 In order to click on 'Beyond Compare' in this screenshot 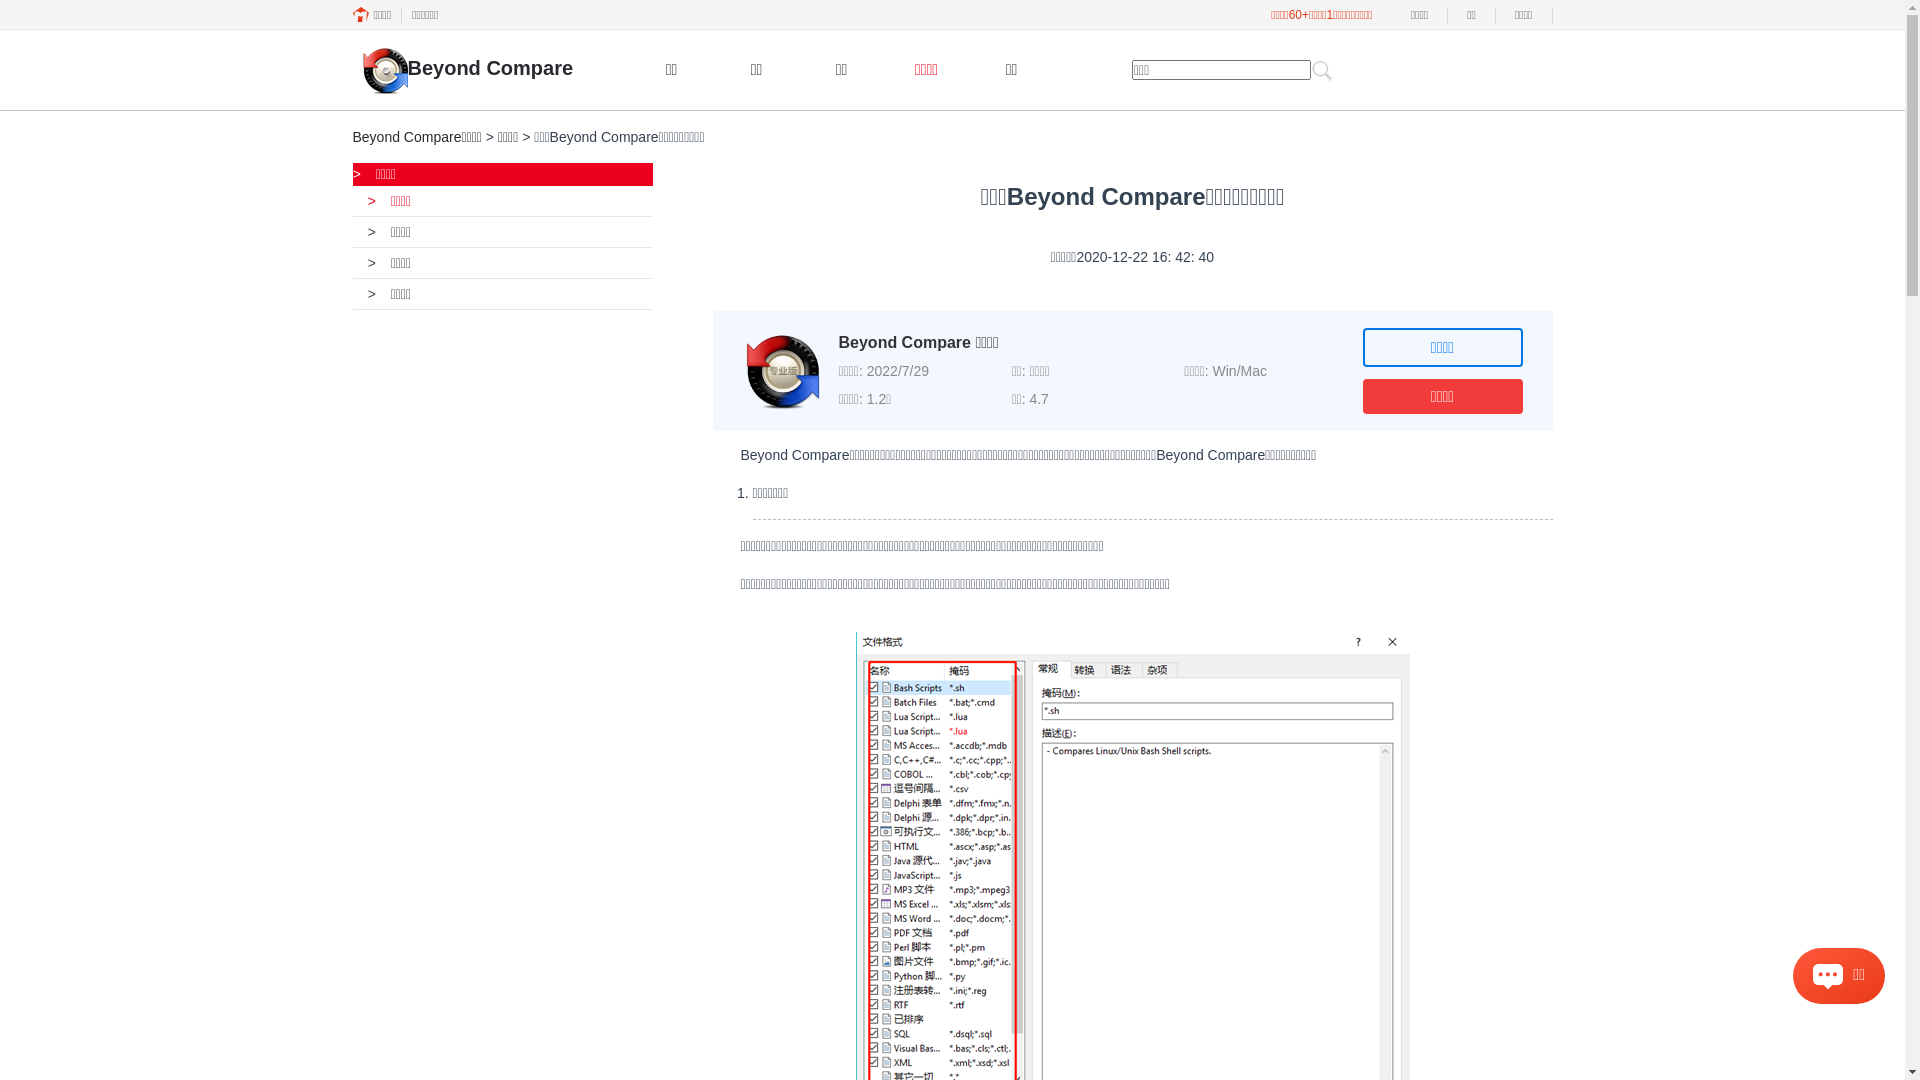, I will do `click(461, 69)`.